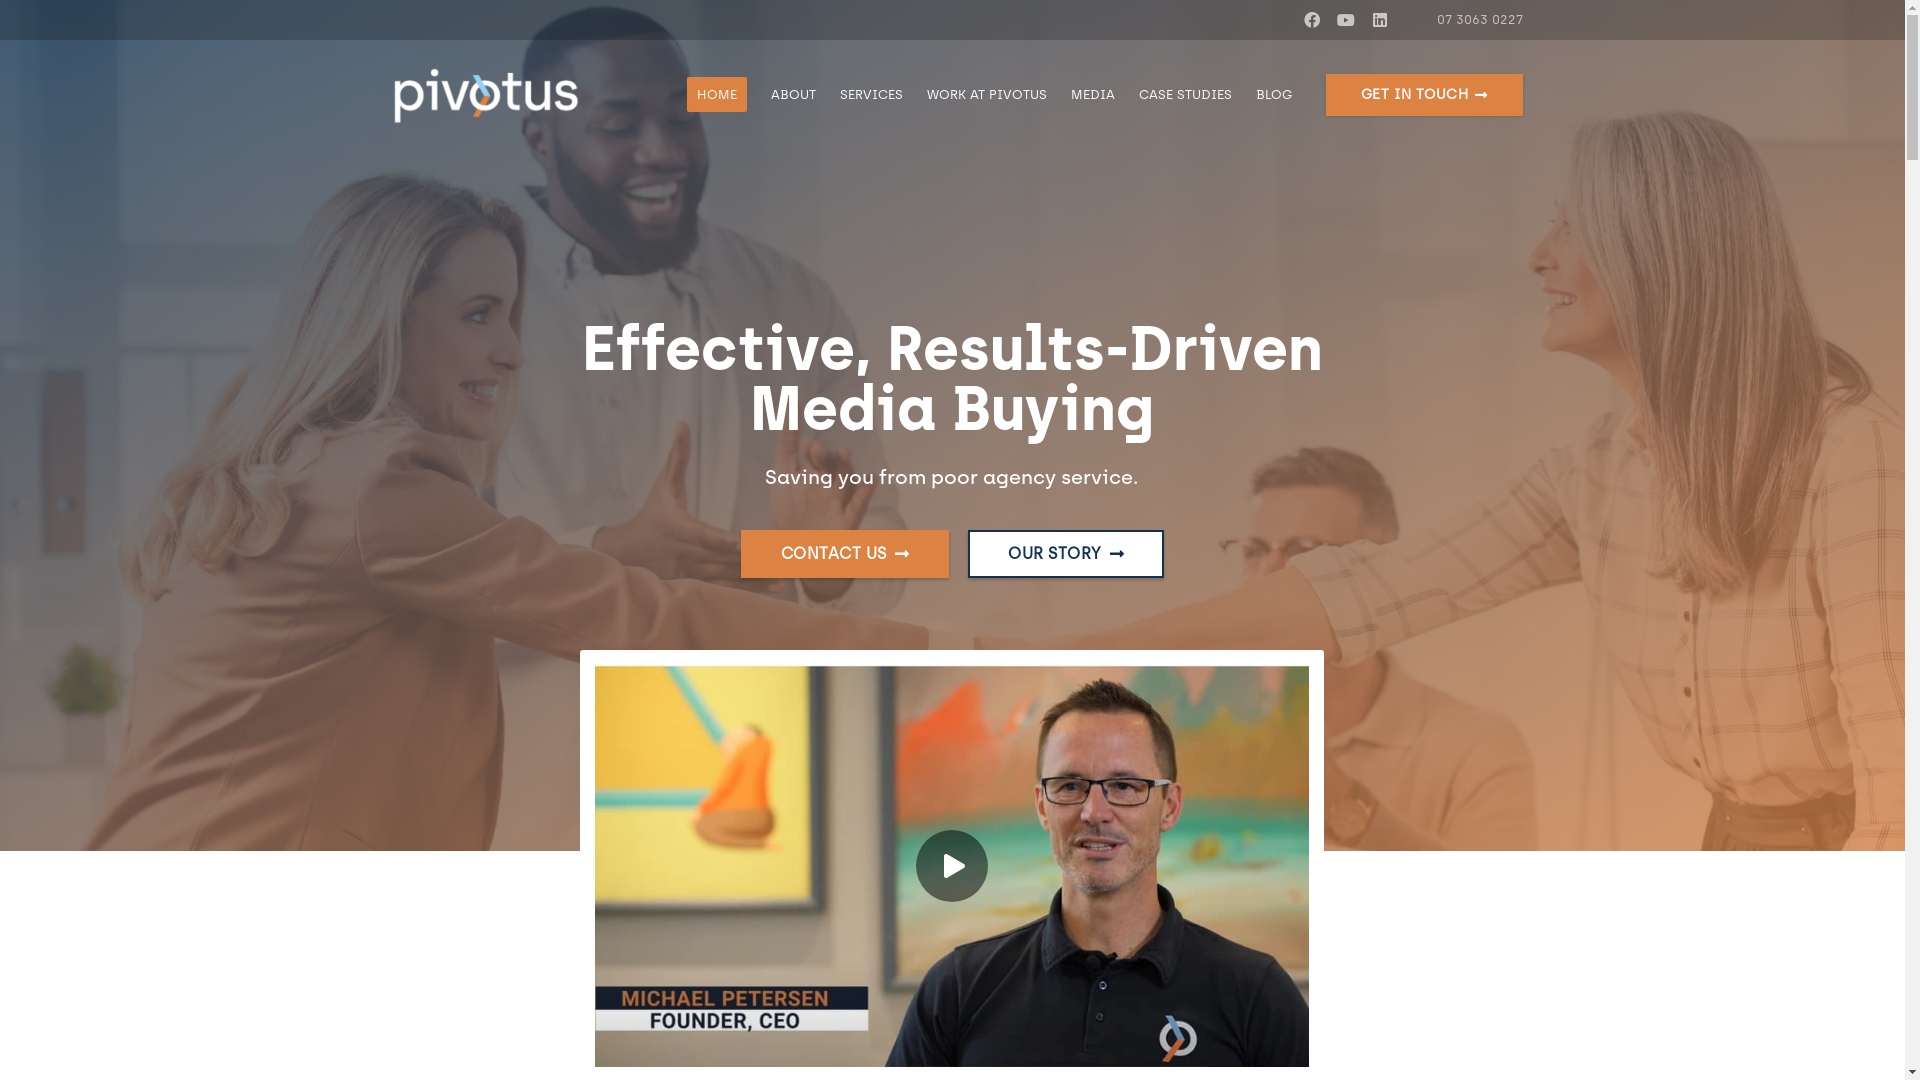 The width and height of the screenshot is (1920, 1080). What do you see at coordinates (1311, 19) in the screenshot?
I see `'Facebook'` at bounding box center [1311, 19].